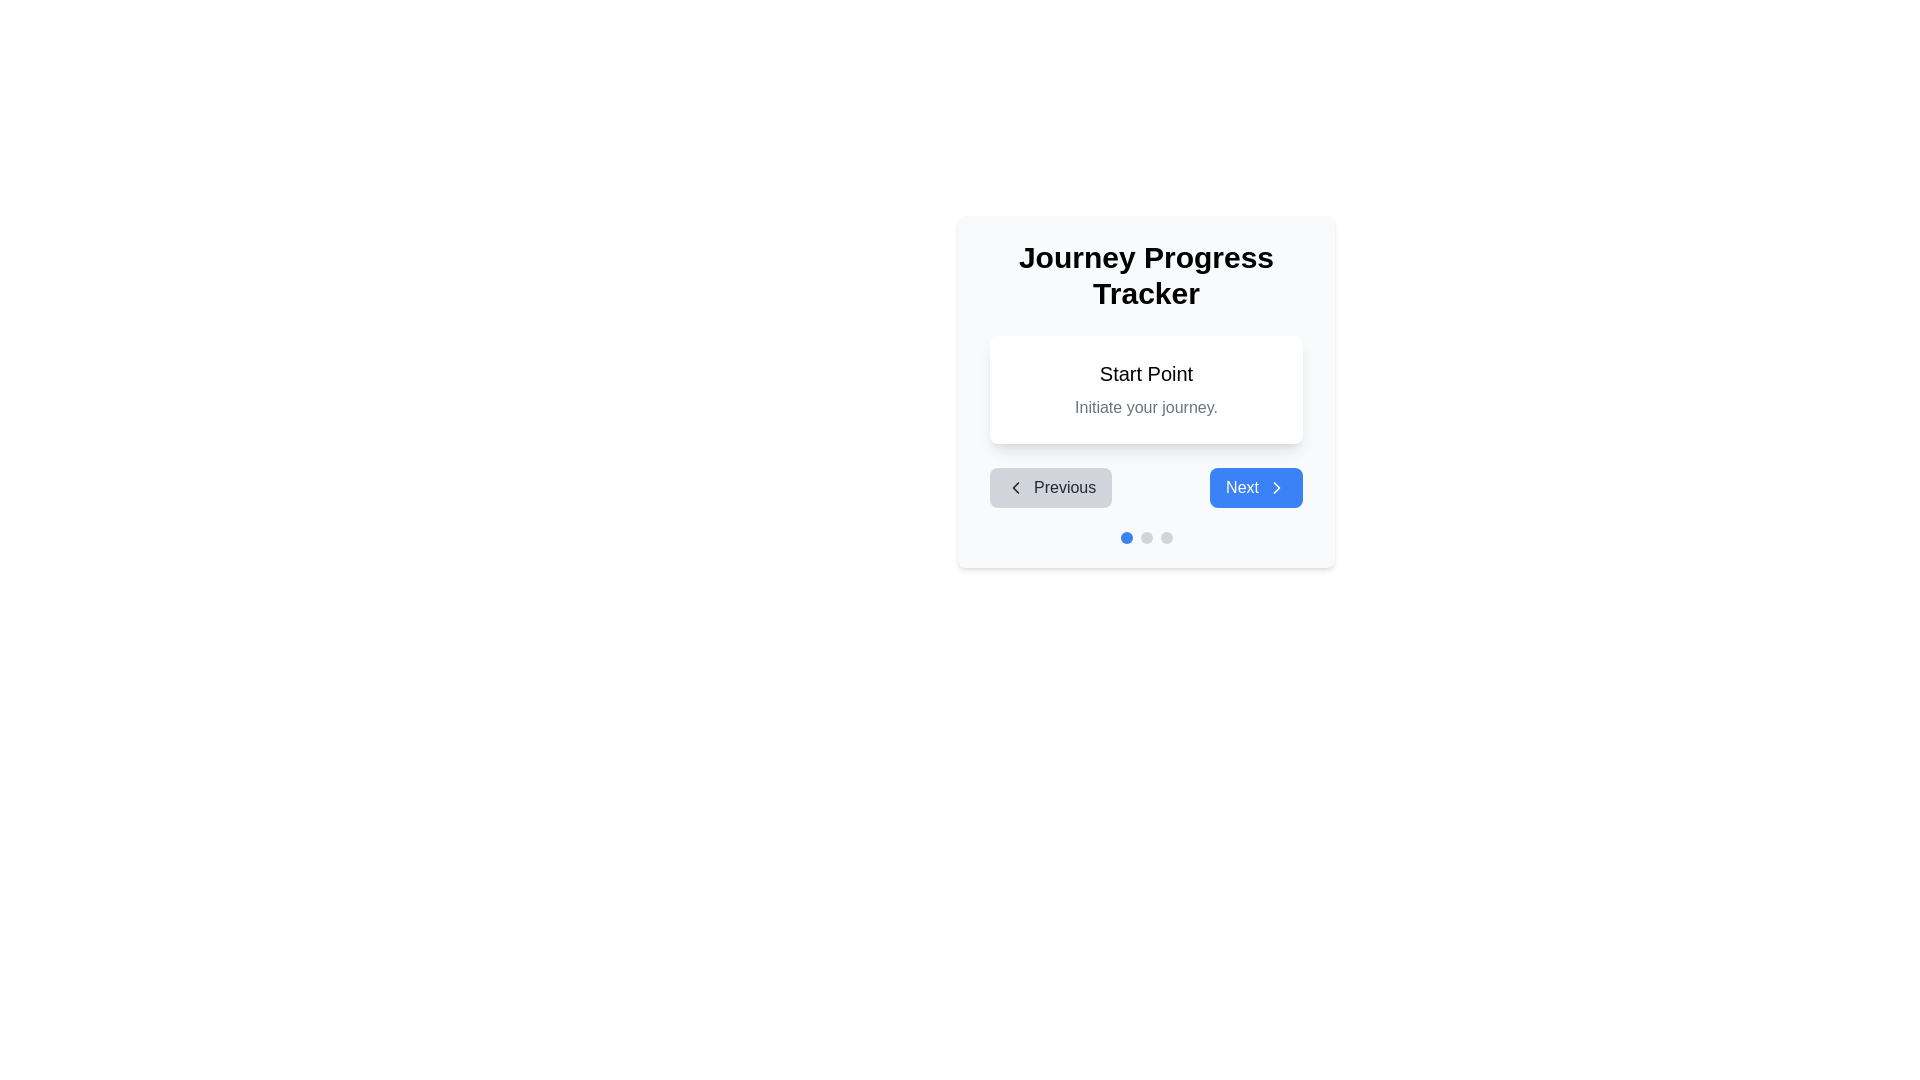 This screenshot has width=1920, height=1080. I want to click on the leftward-pointing chevron icon located to the left of the 'Previous' button in the 'Journey Progress Tracker' card interface, so click(1016, 488).